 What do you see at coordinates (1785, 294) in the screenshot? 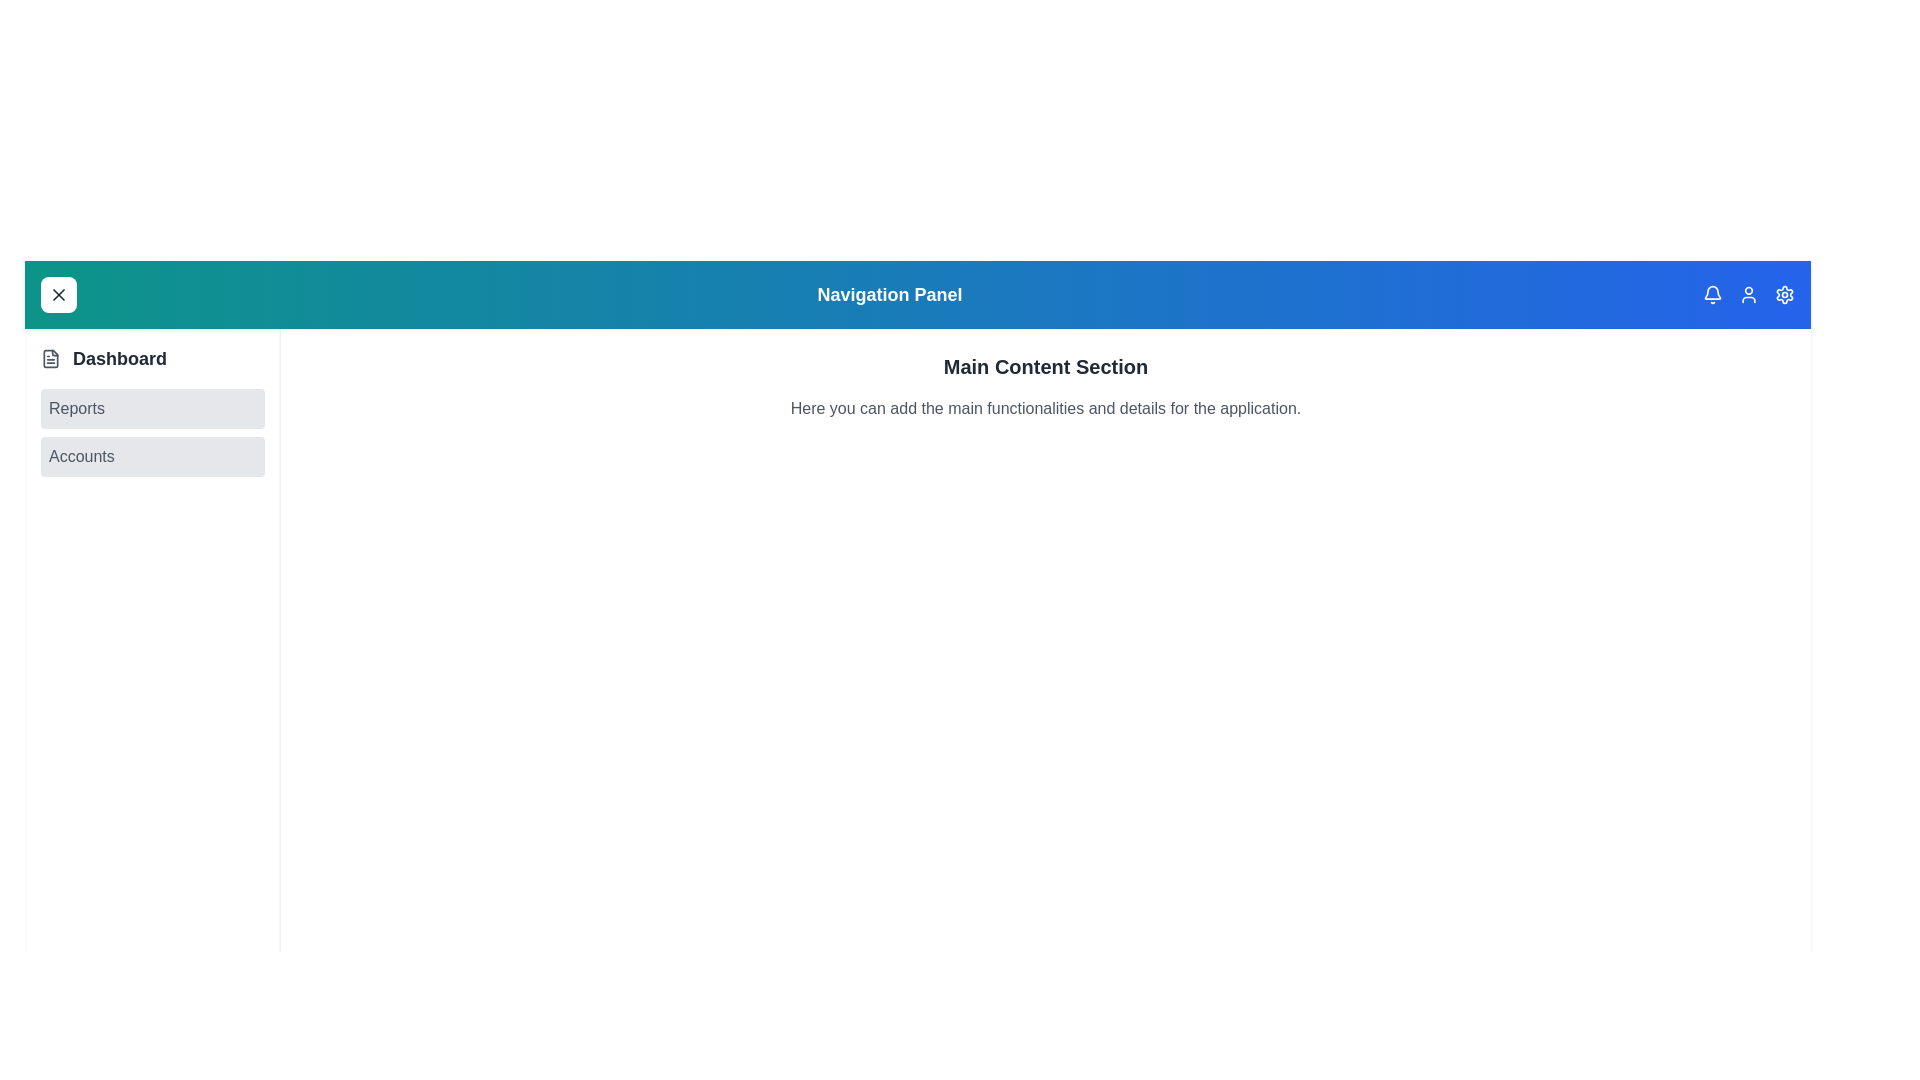
I see `the settings cogwheel icon located in the rightmost section of the navigation bar` at bounding box center [1785, 294].